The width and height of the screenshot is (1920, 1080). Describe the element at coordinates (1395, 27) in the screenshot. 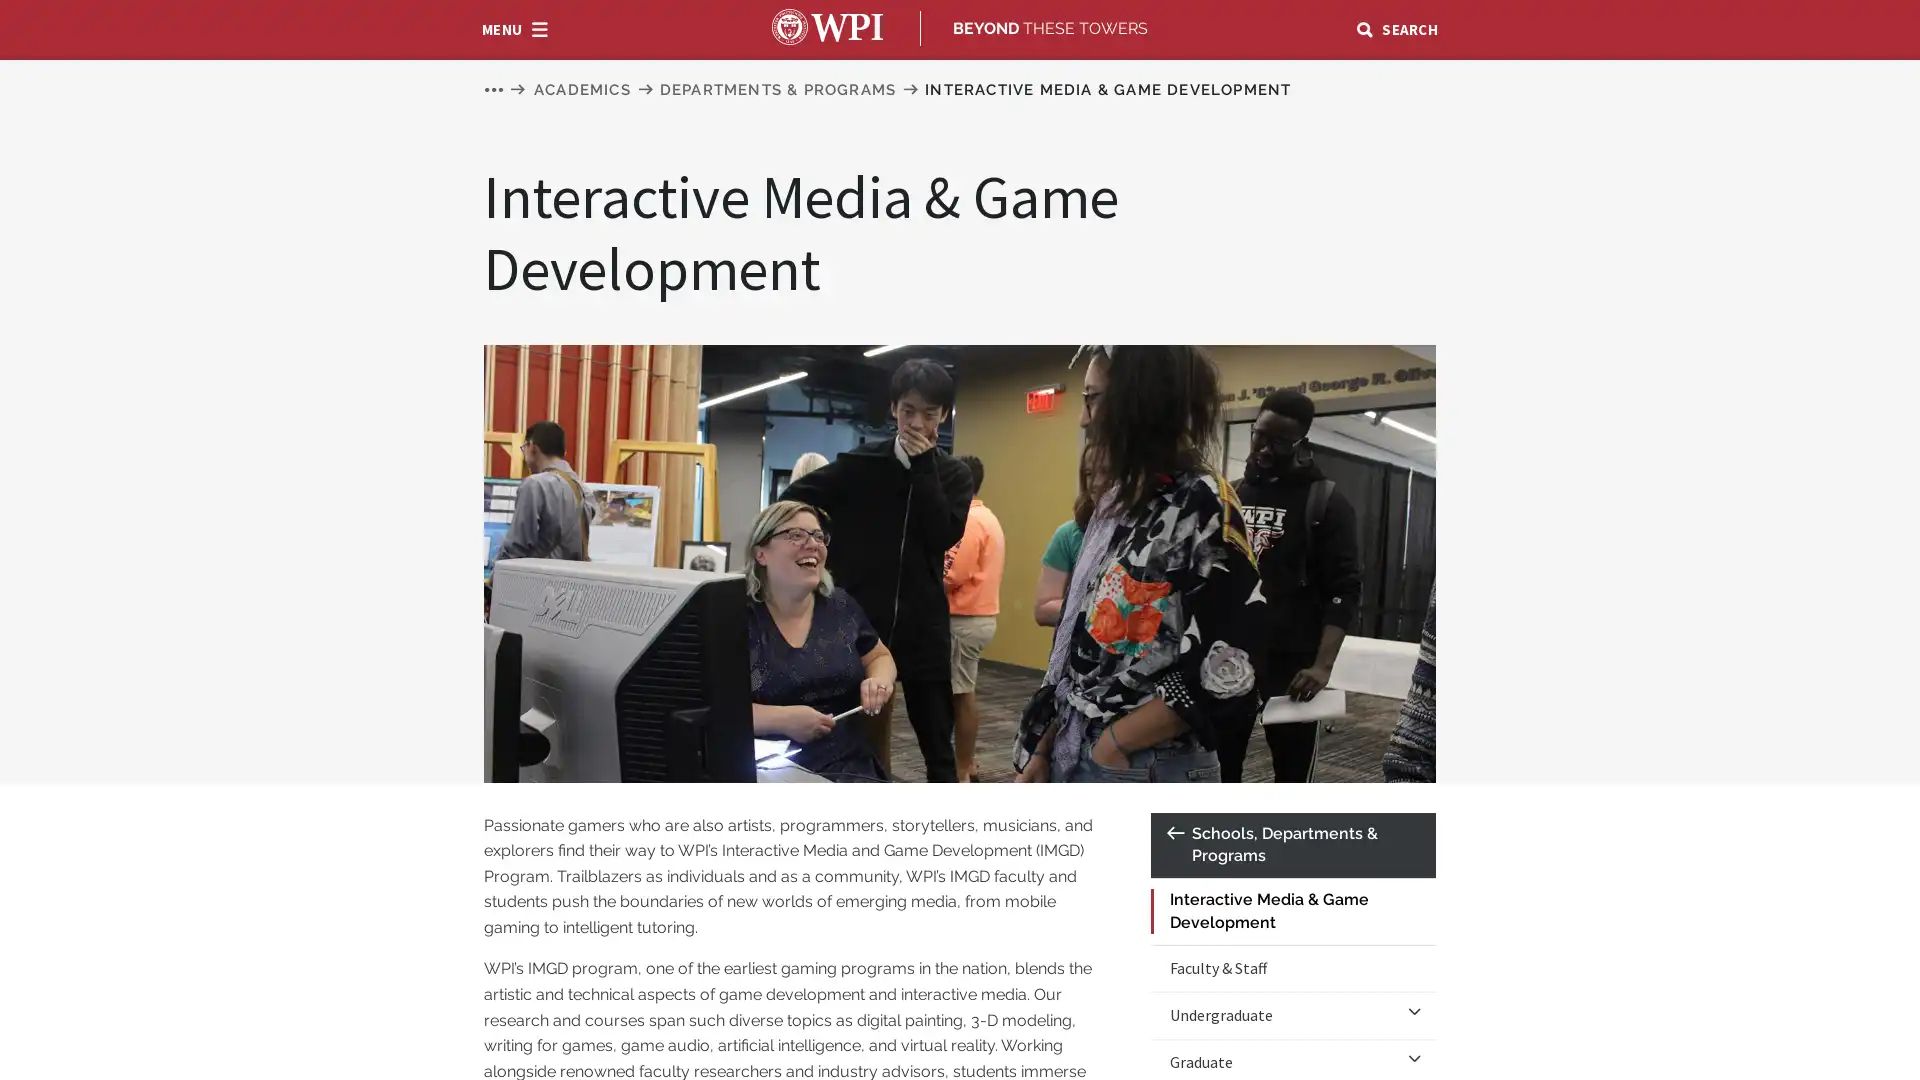

I see `SEARCH` at that location.